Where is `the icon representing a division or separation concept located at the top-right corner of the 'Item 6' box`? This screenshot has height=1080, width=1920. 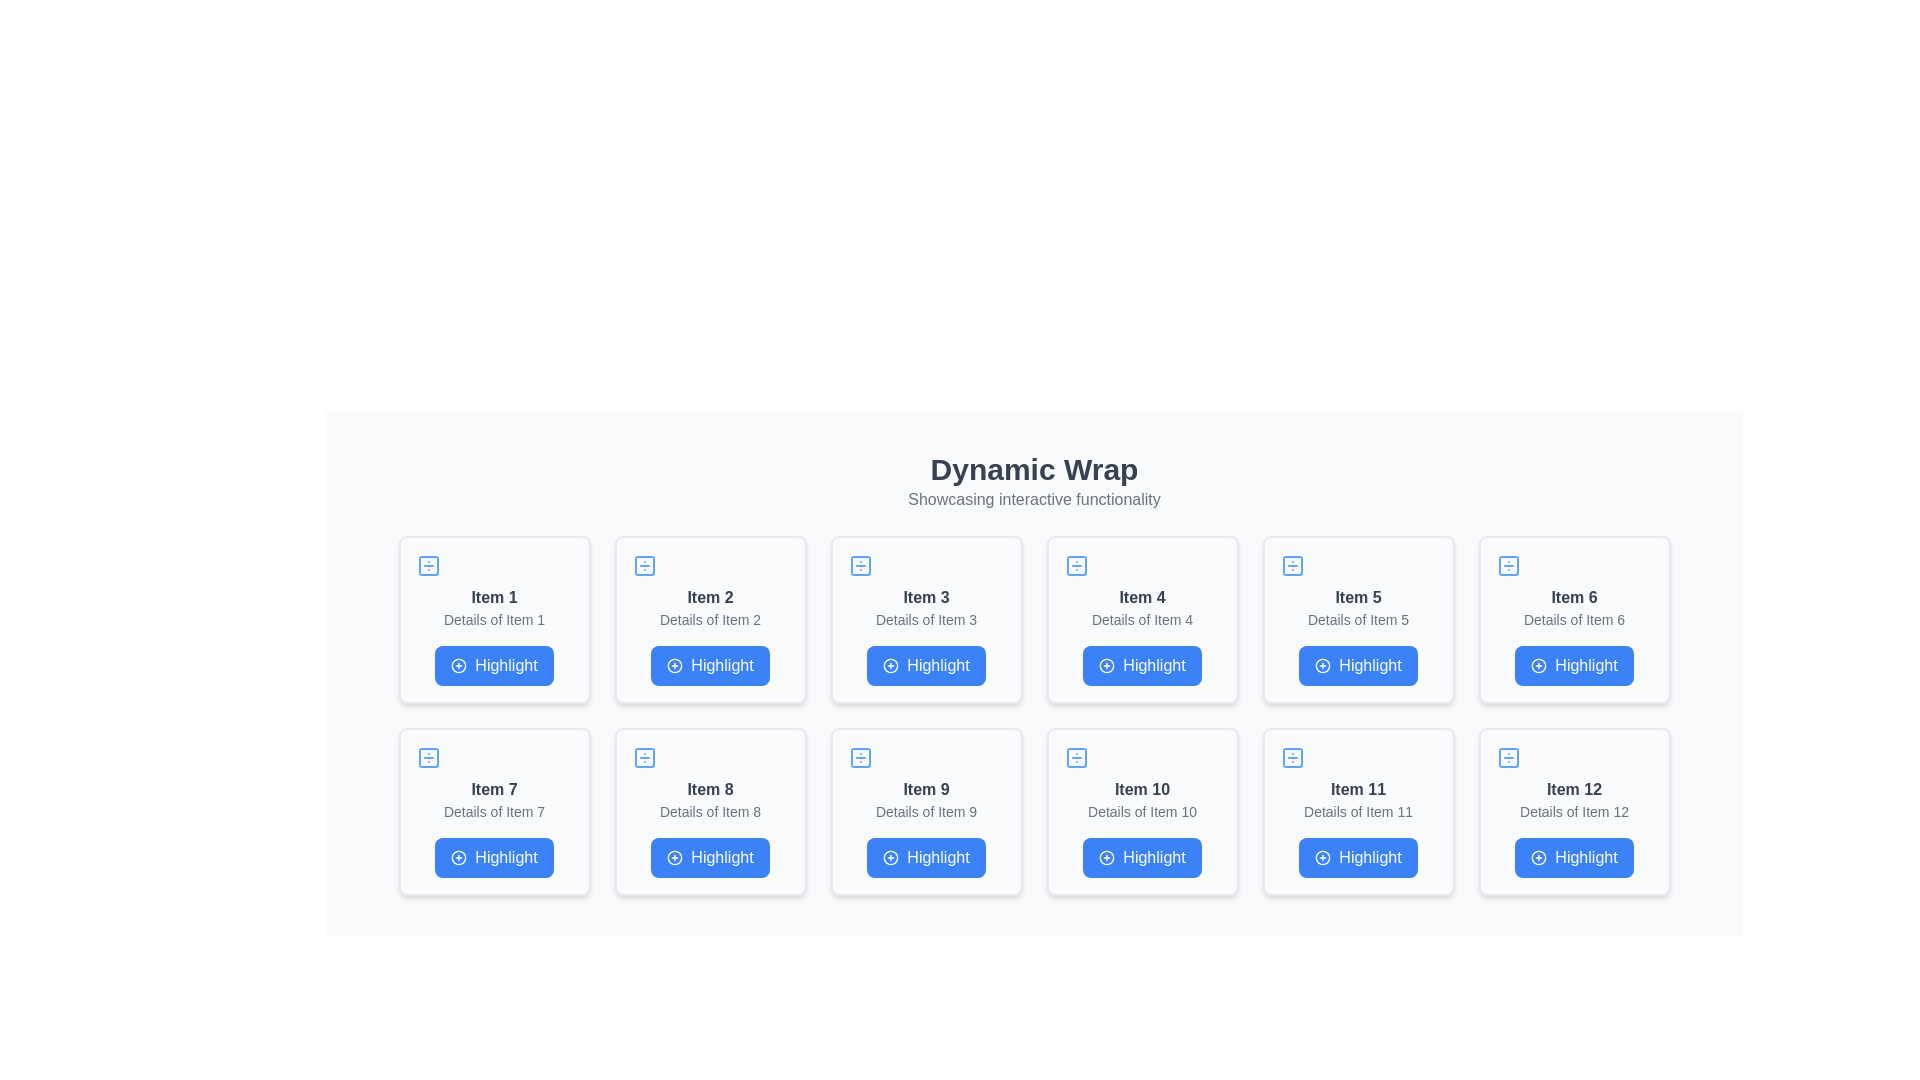 the icon representing a division or separation concept located at the top-right corner of the 'Item 6' box is located at coordinates (1508, 566).